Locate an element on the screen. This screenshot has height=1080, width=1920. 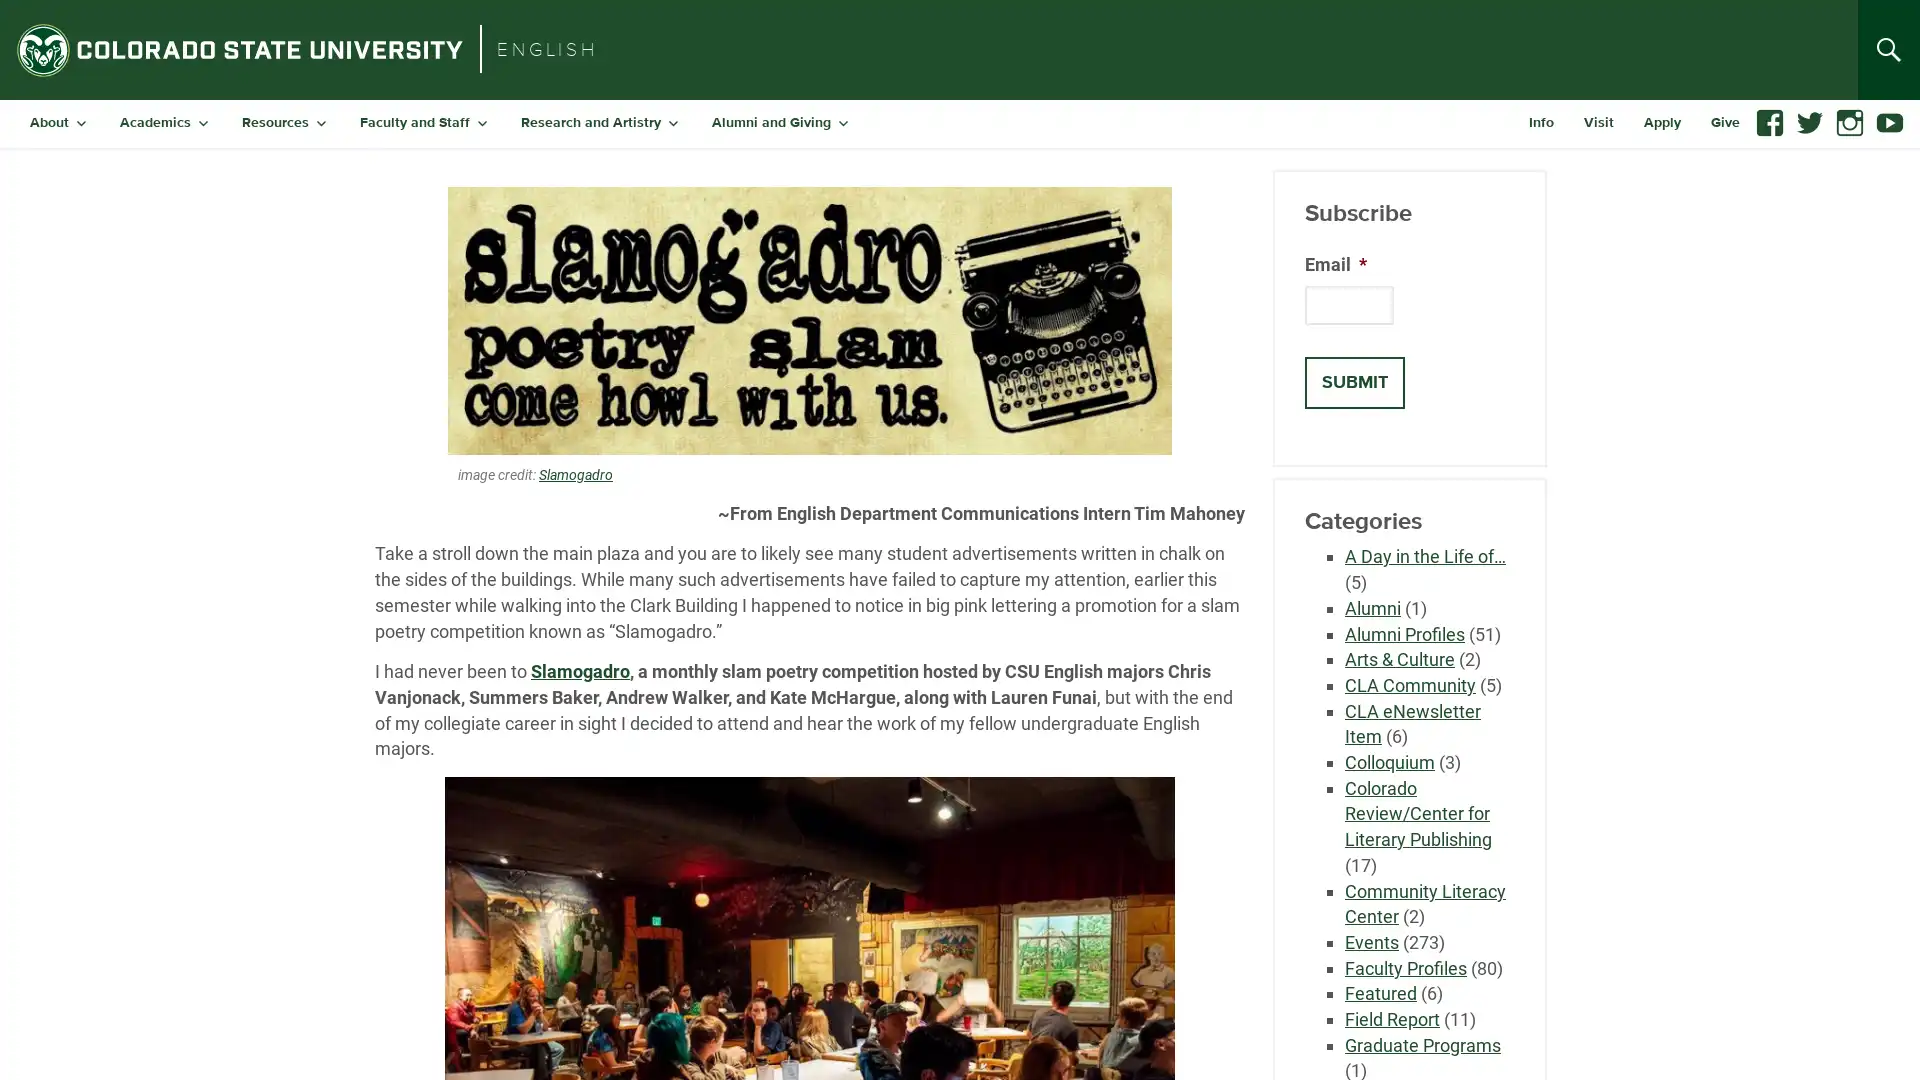
Submit is located at coordinates (1354, 382).